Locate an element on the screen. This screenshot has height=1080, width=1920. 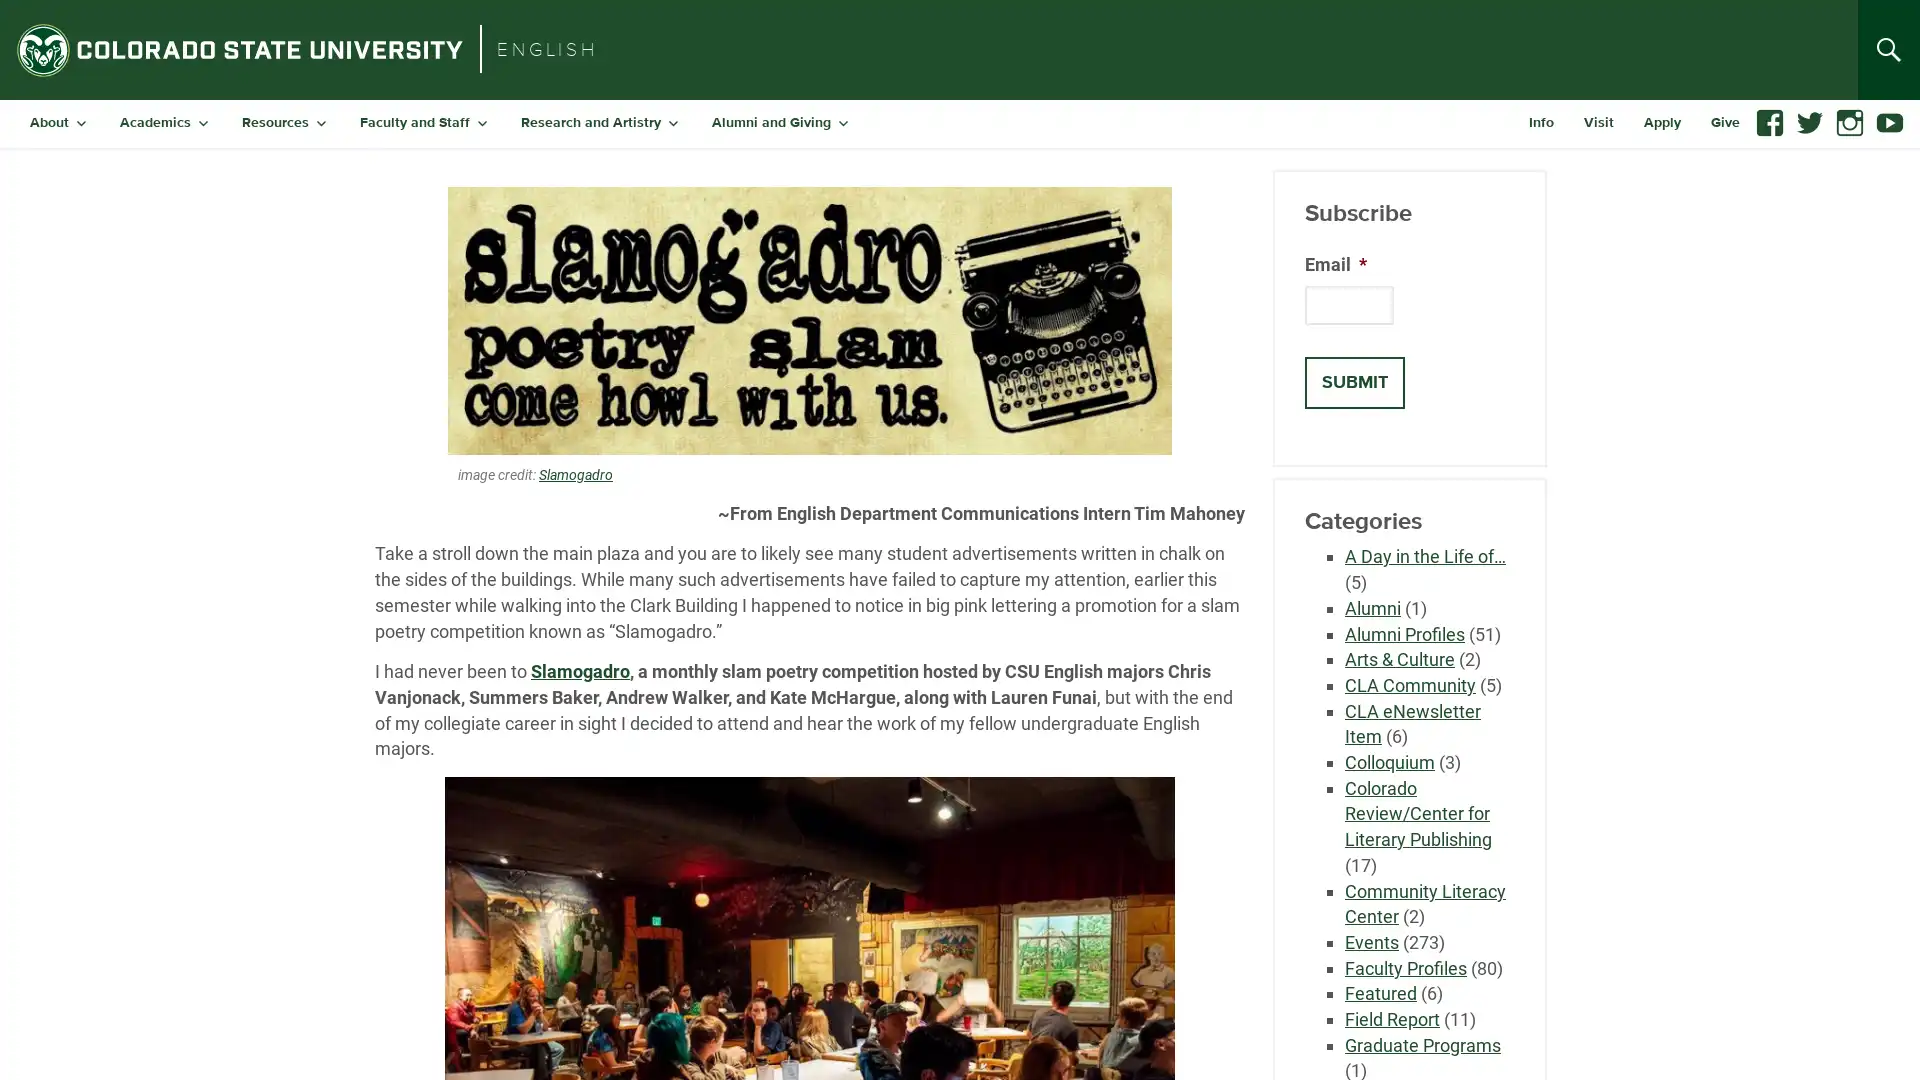
Submit is located at coordinates (1354, 382).